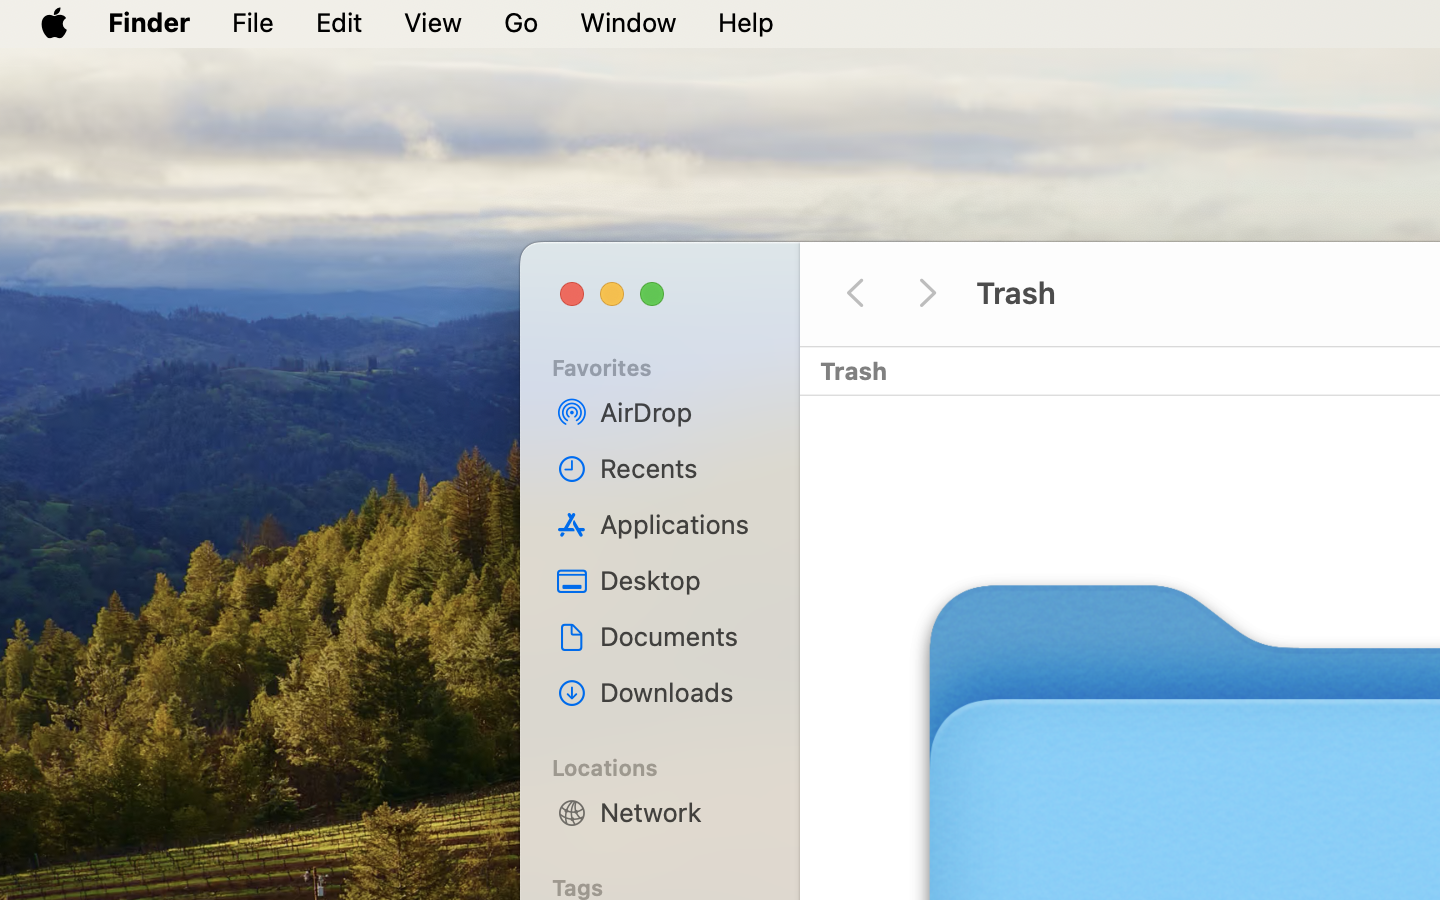 This screenshot has height=900, width=1440. I want to click on 'Desktop', so click(680, 579).